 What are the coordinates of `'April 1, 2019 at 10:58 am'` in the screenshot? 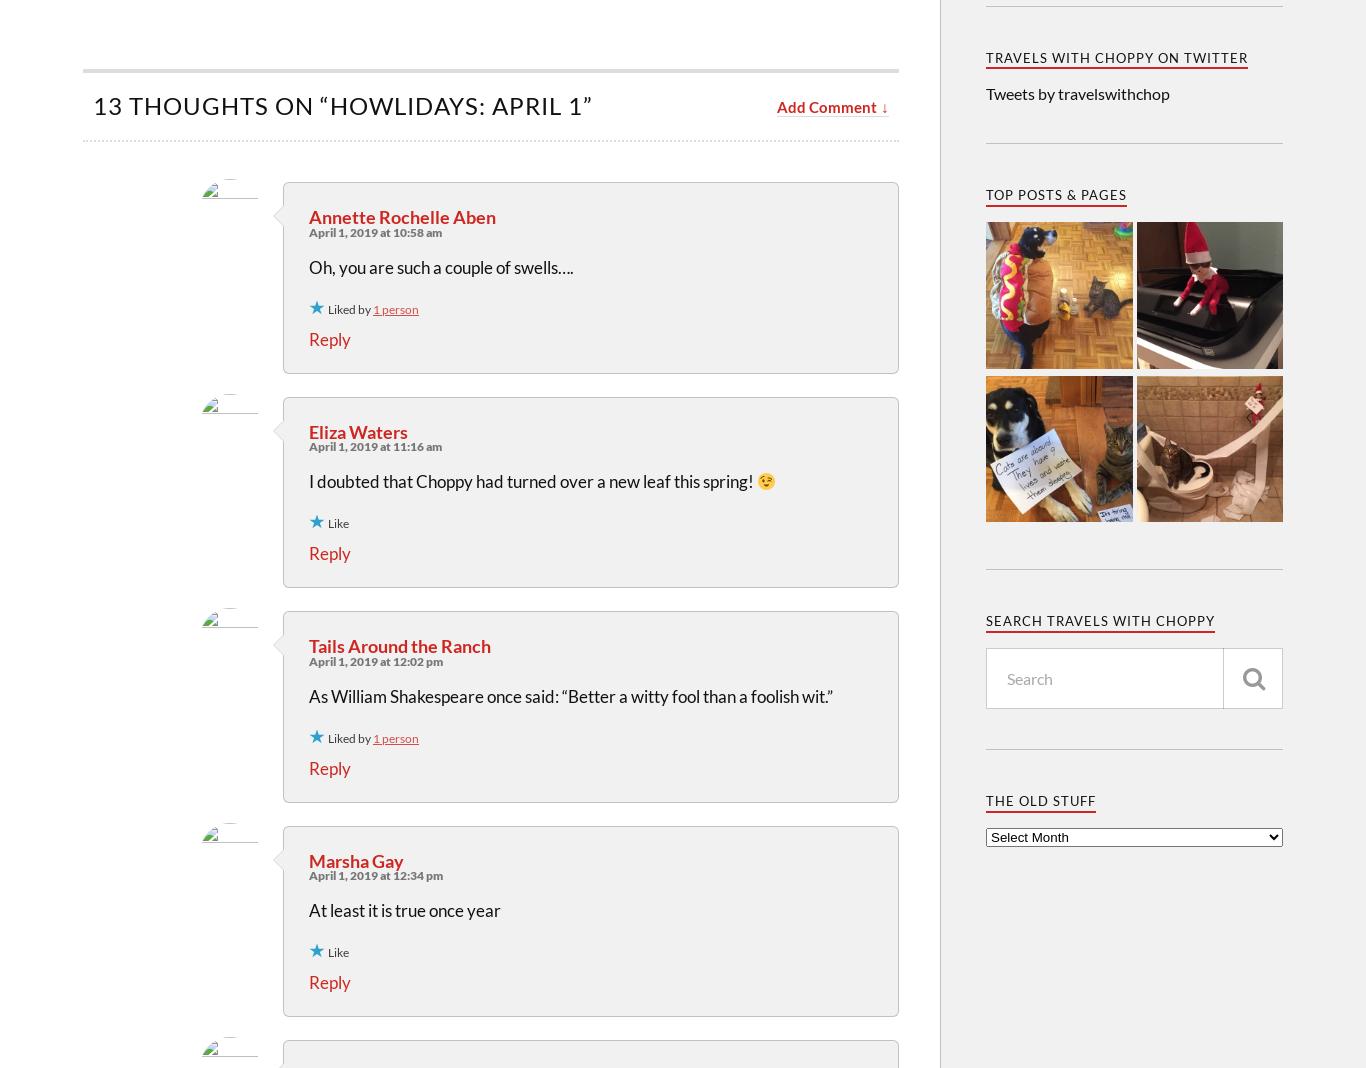 It's located at (374, 231).